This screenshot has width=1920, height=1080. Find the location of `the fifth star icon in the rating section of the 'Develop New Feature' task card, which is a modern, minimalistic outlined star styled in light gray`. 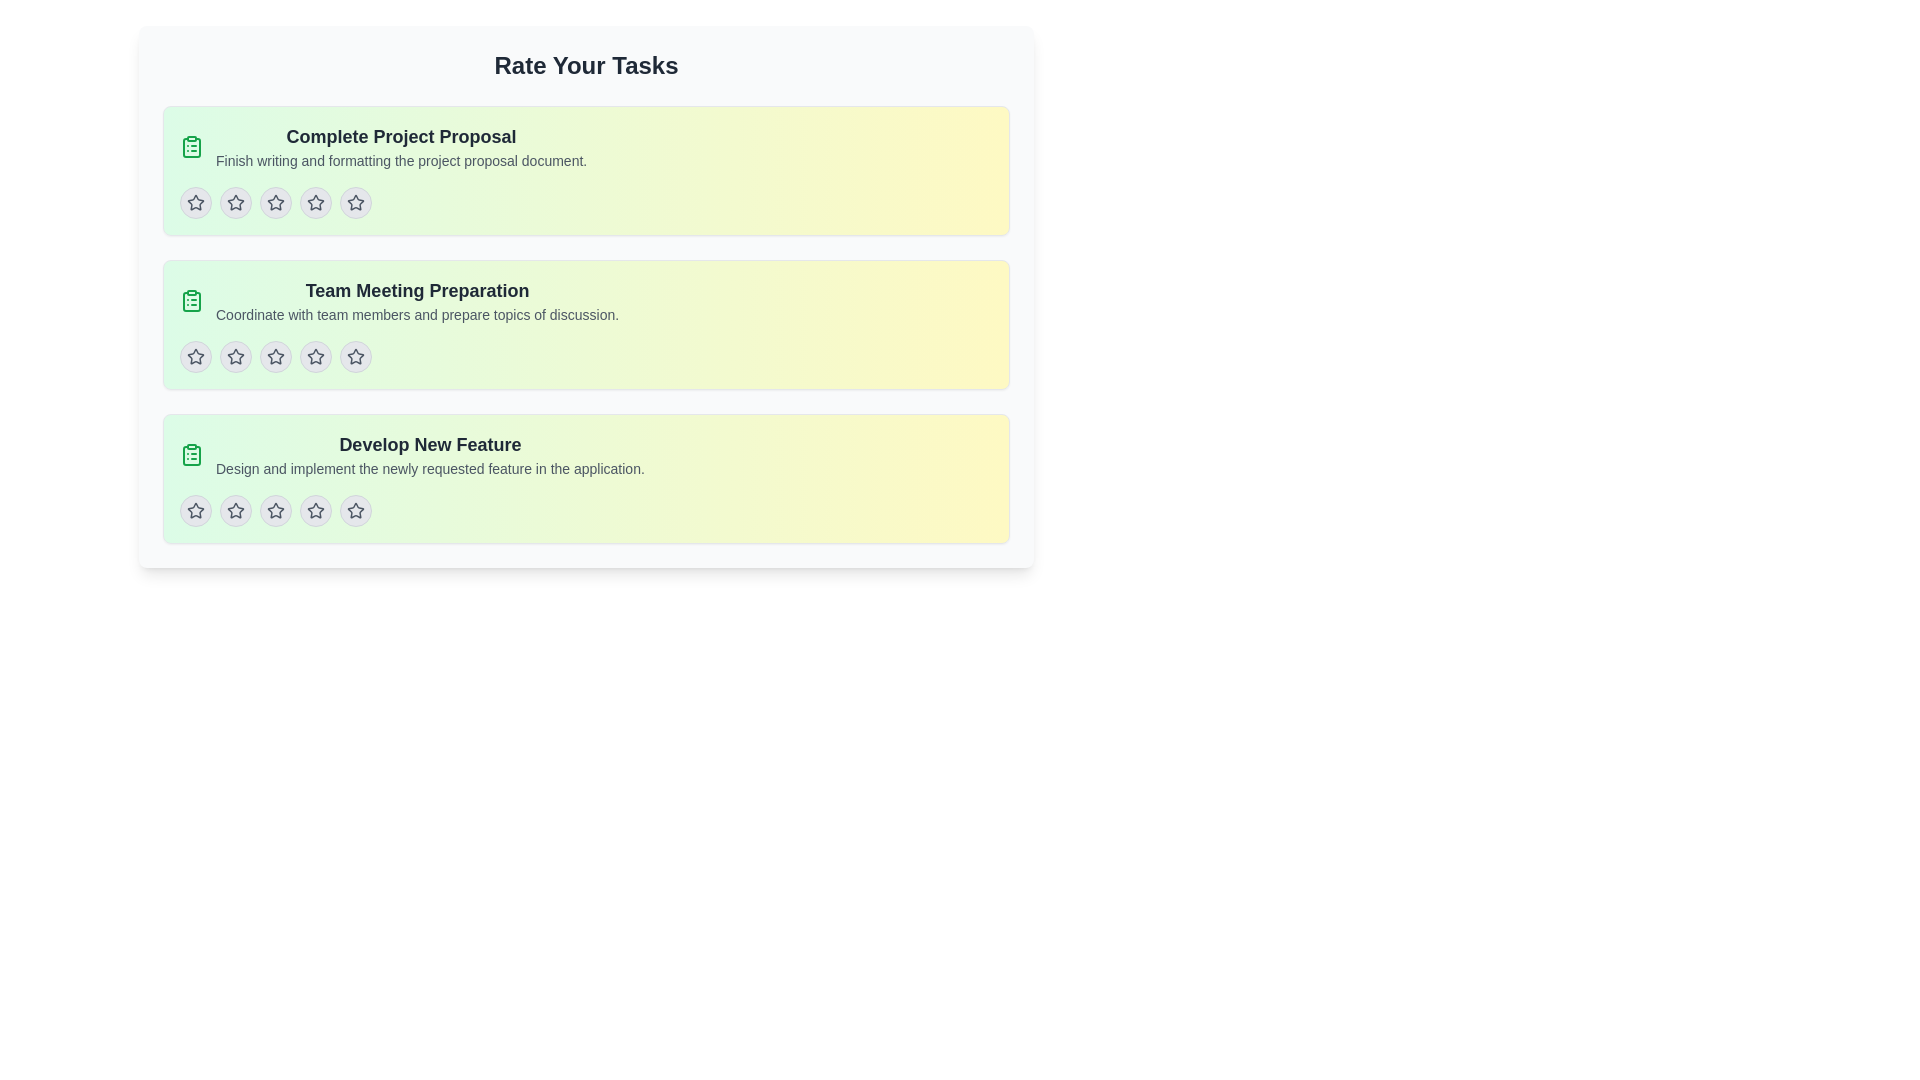

the fifth star icon in the rating section of the 'Develop New Feature' task card, which is a modern, minimalistic outlined star styled in light gray is located at coordinates (355, 509).